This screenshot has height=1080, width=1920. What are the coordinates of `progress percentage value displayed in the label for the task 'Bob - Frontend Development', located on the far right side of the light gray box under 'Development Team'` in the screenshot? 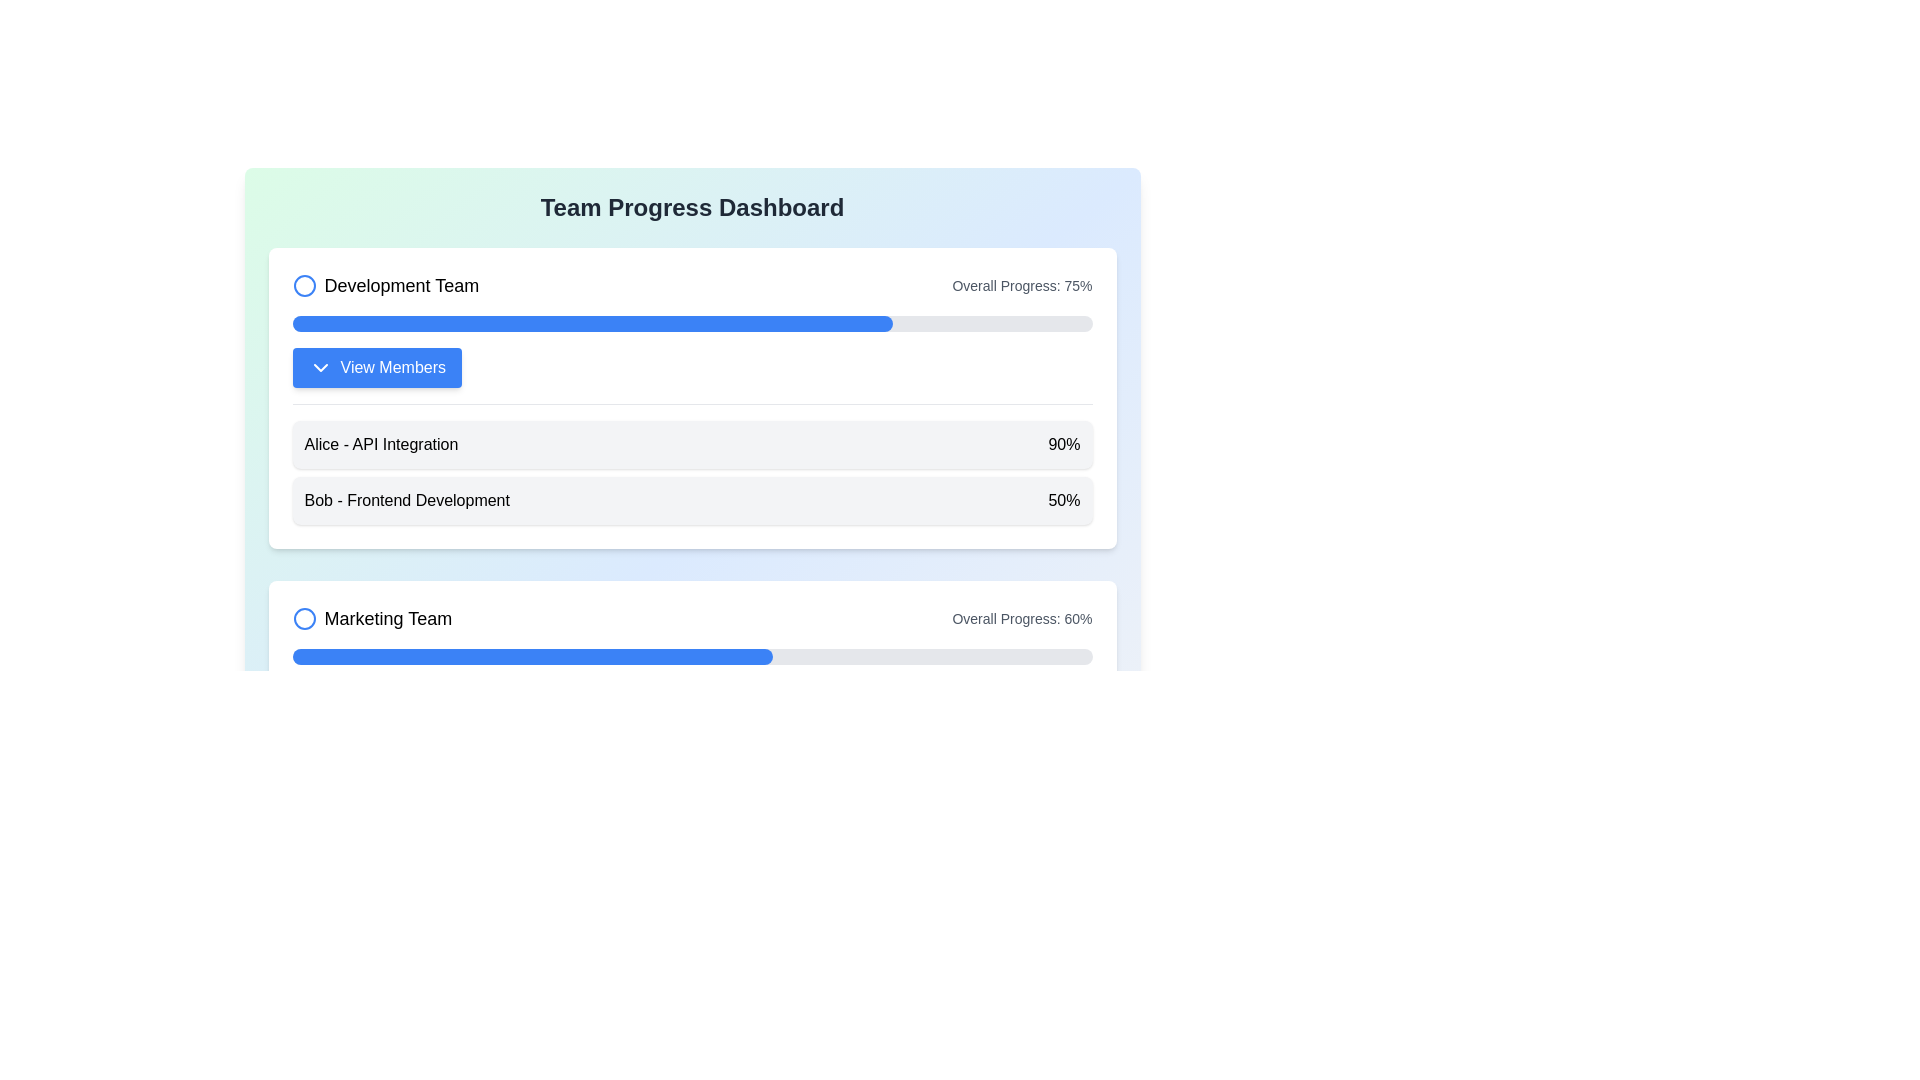 It's located at (1063, 500).